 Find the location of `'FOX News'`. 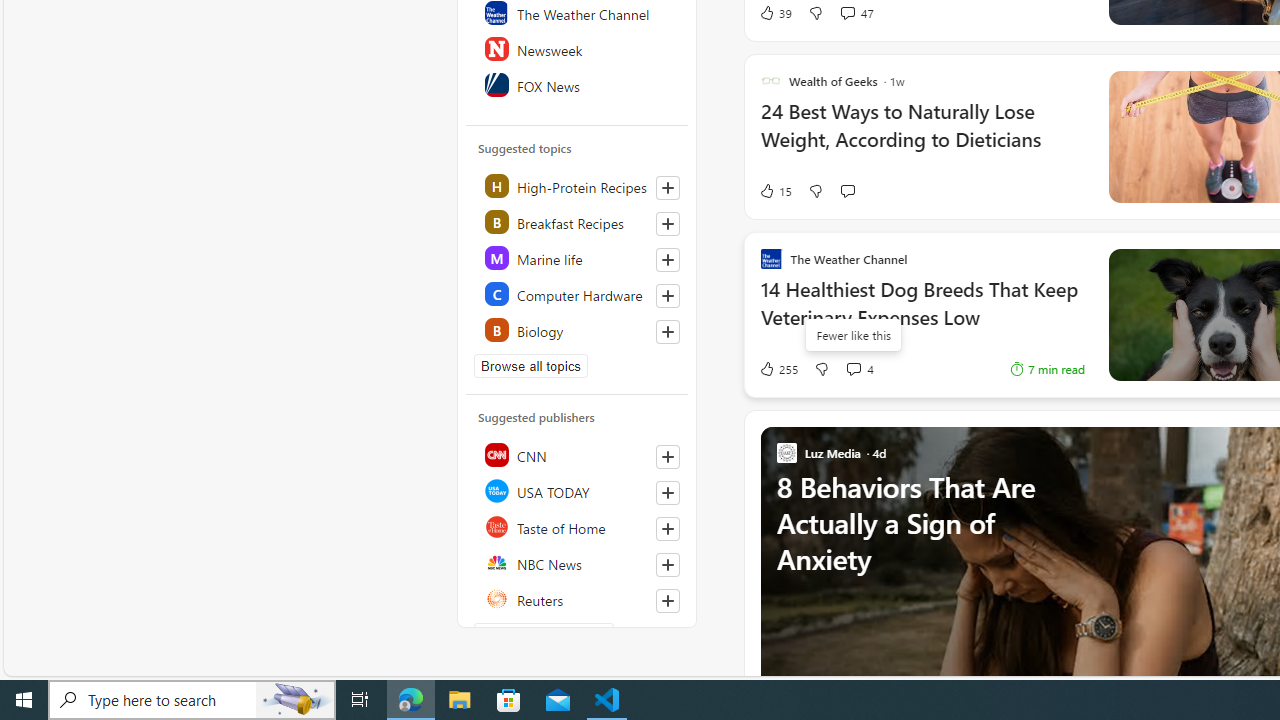

'FOX News' is located at coordinates (577, 83).